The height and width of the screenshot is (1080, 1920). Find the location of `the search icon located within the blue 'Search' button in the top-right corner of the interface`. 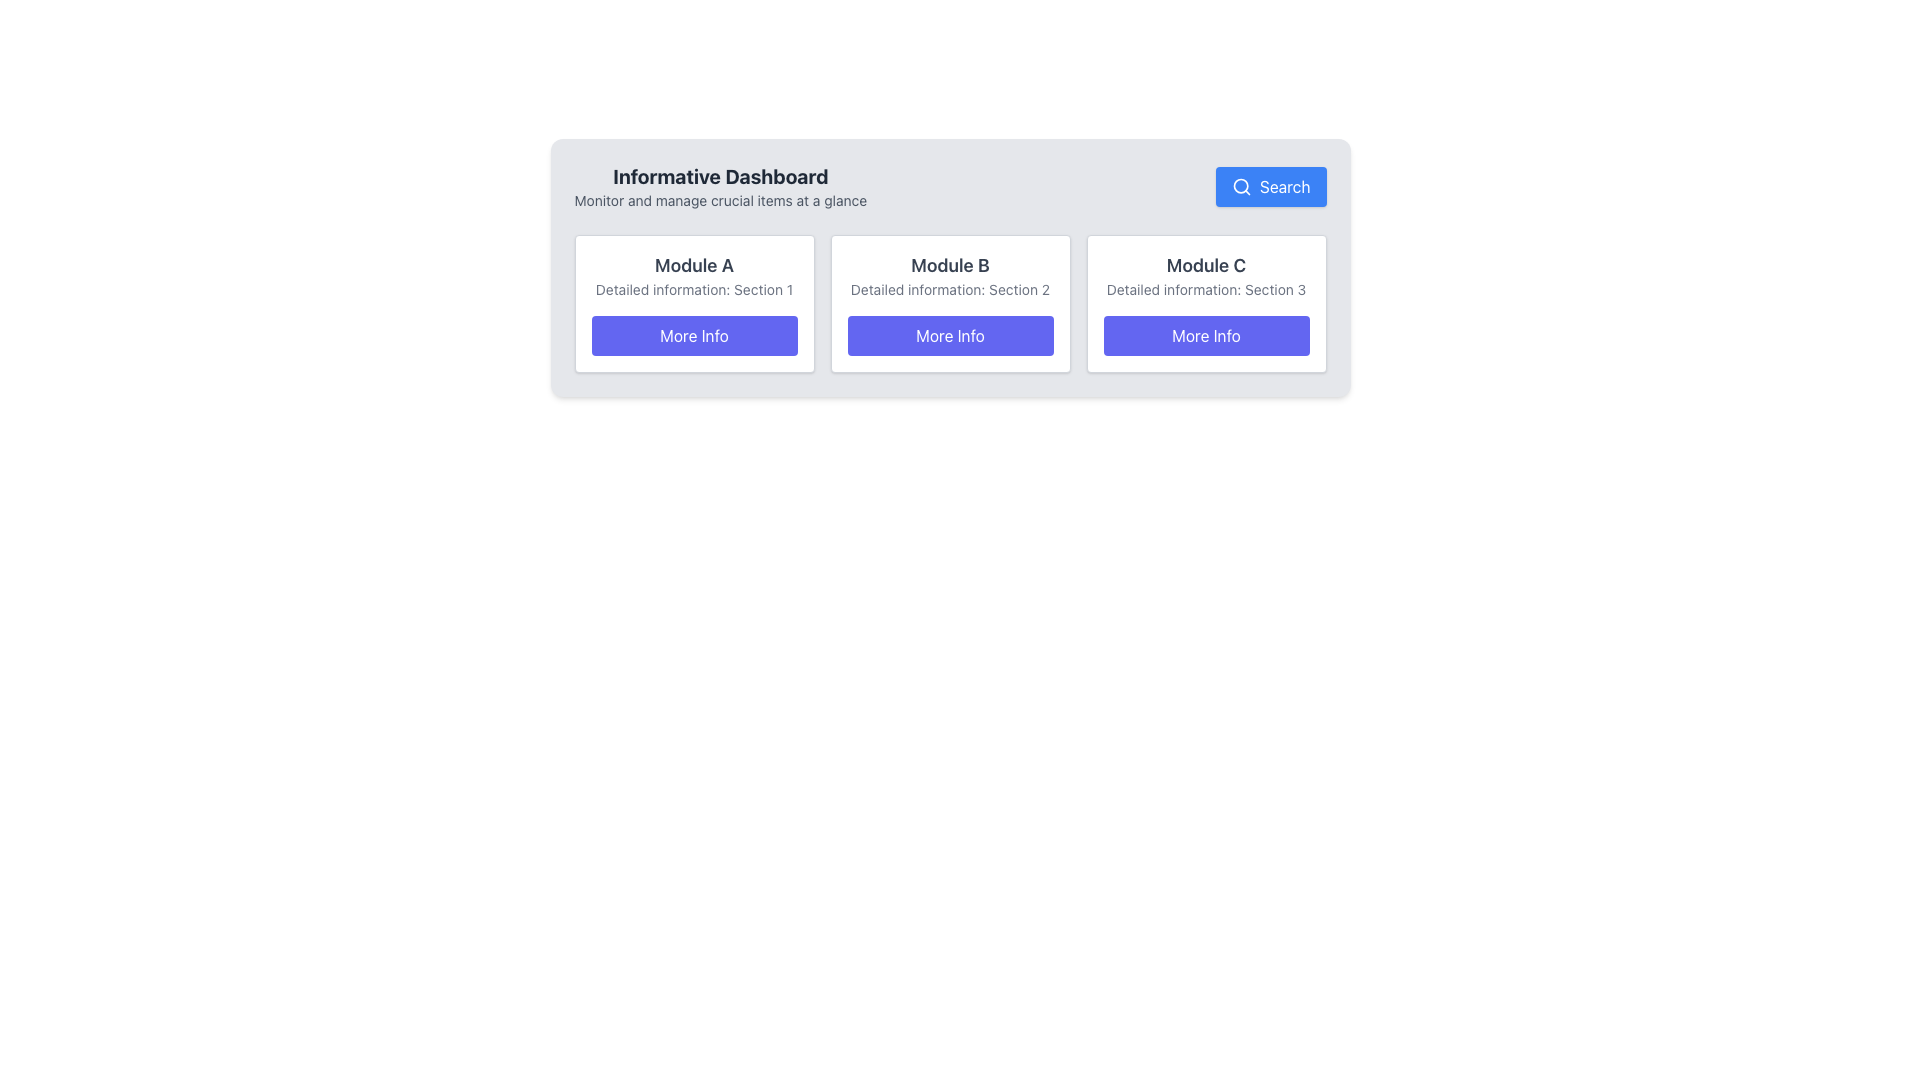

the search icon located within the blue 'Search' button in the top-right corner of the interface is located at coordinates (1241, 186).